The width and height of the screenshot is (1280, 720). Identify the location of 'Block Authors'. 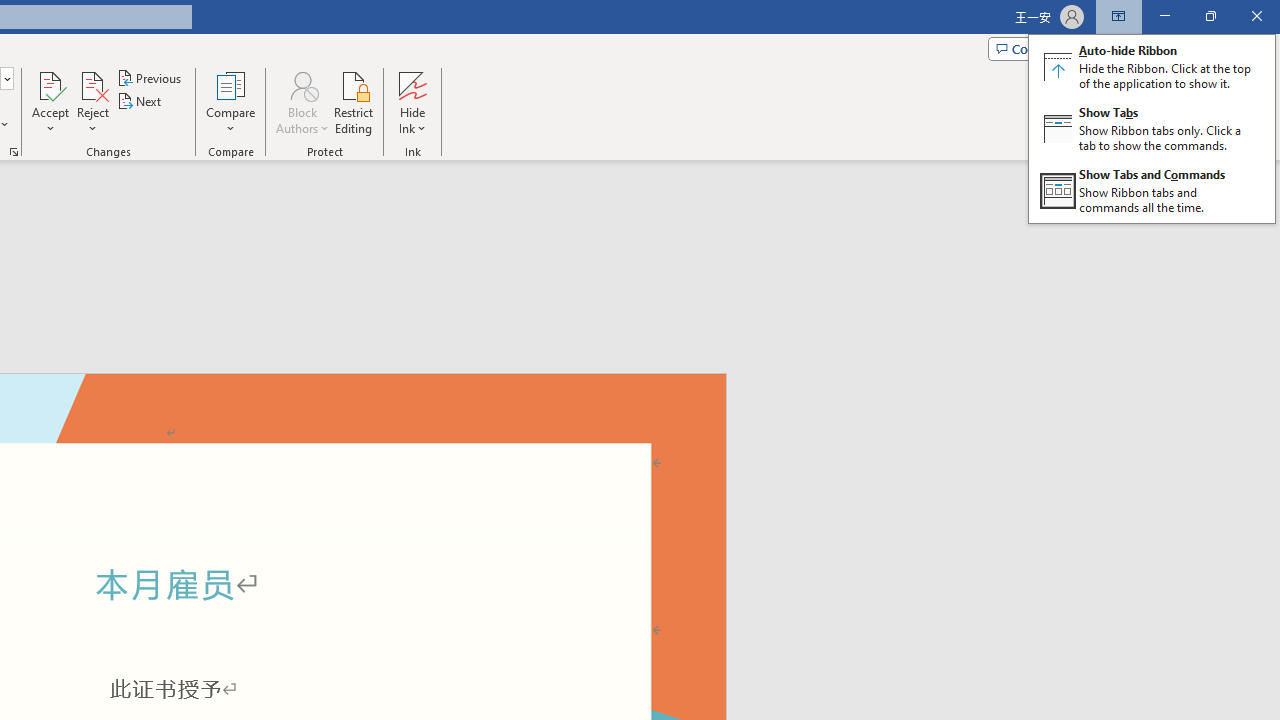
(301, 84).